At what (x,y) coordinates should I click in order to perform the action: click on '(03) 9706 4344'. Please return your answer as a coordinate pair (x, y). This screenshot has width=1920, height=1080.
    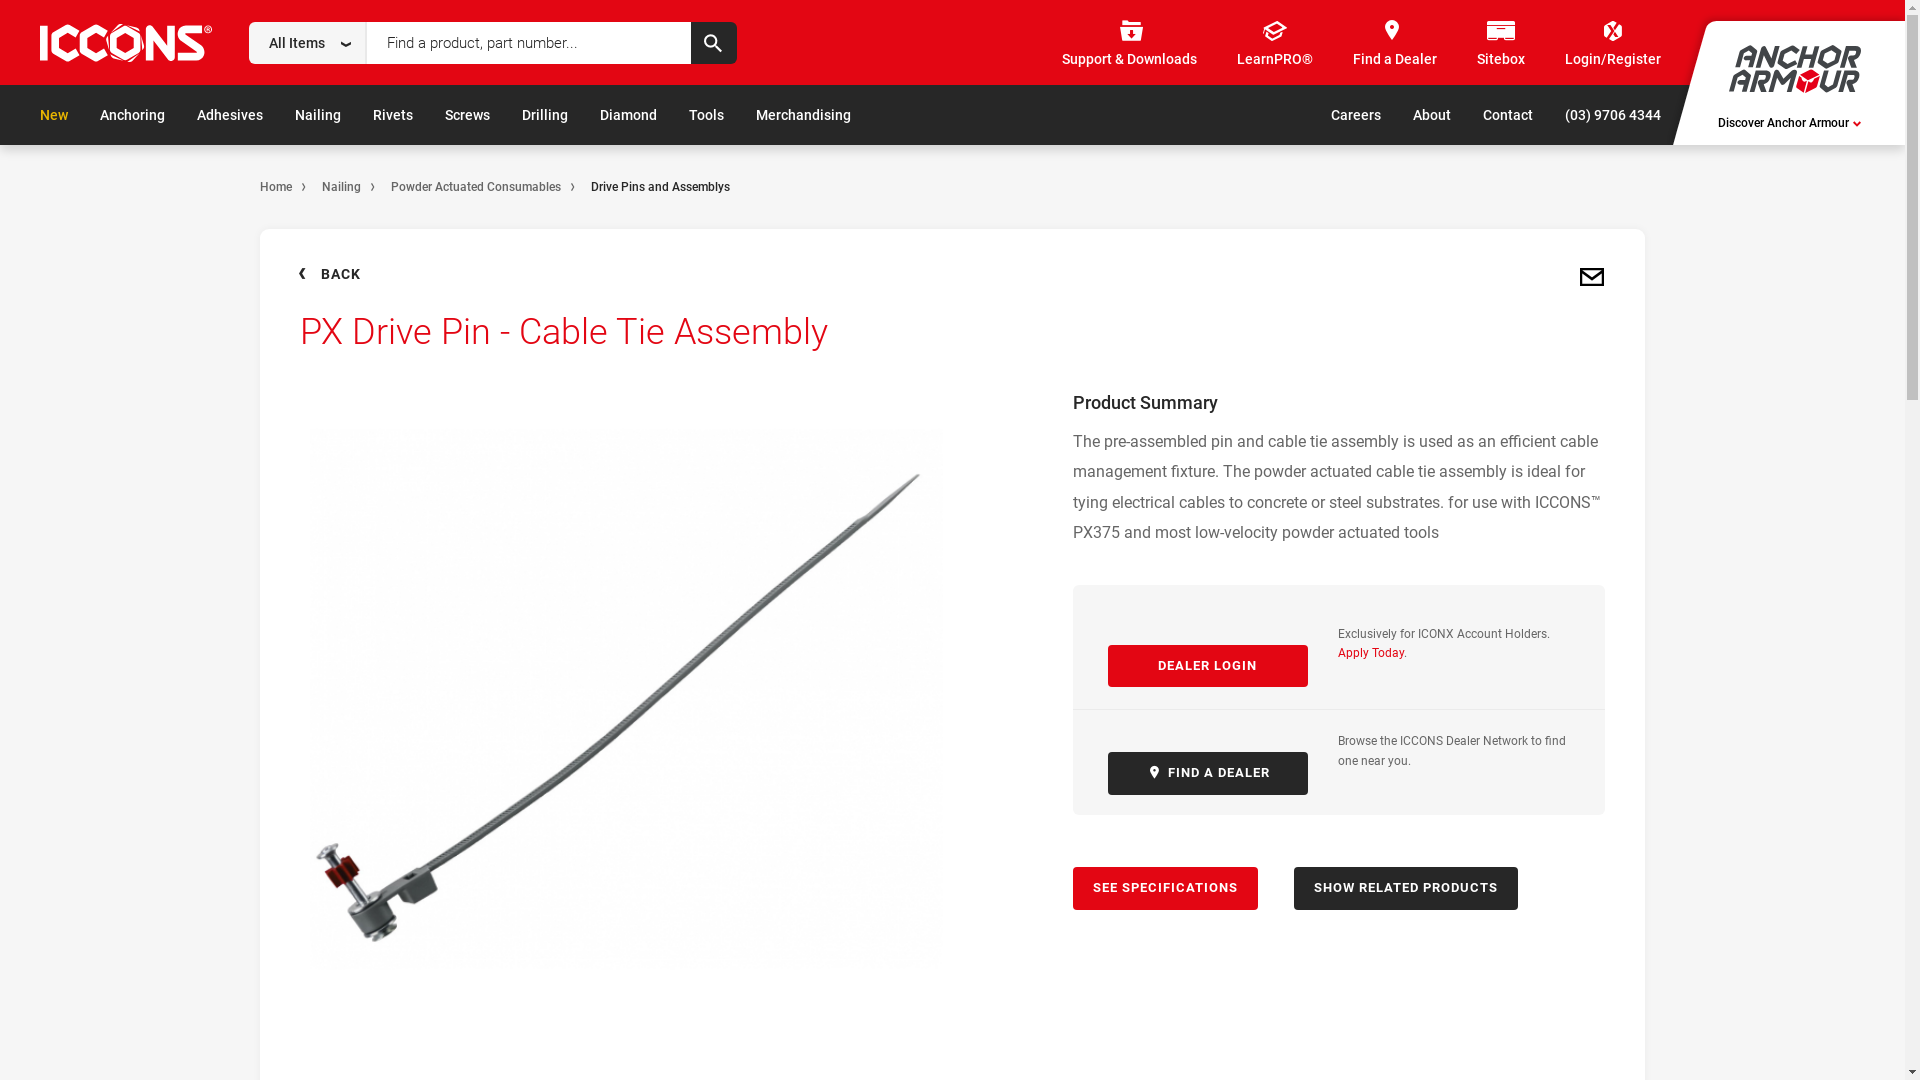
    Looking at the image, I should click on (1612, 115).